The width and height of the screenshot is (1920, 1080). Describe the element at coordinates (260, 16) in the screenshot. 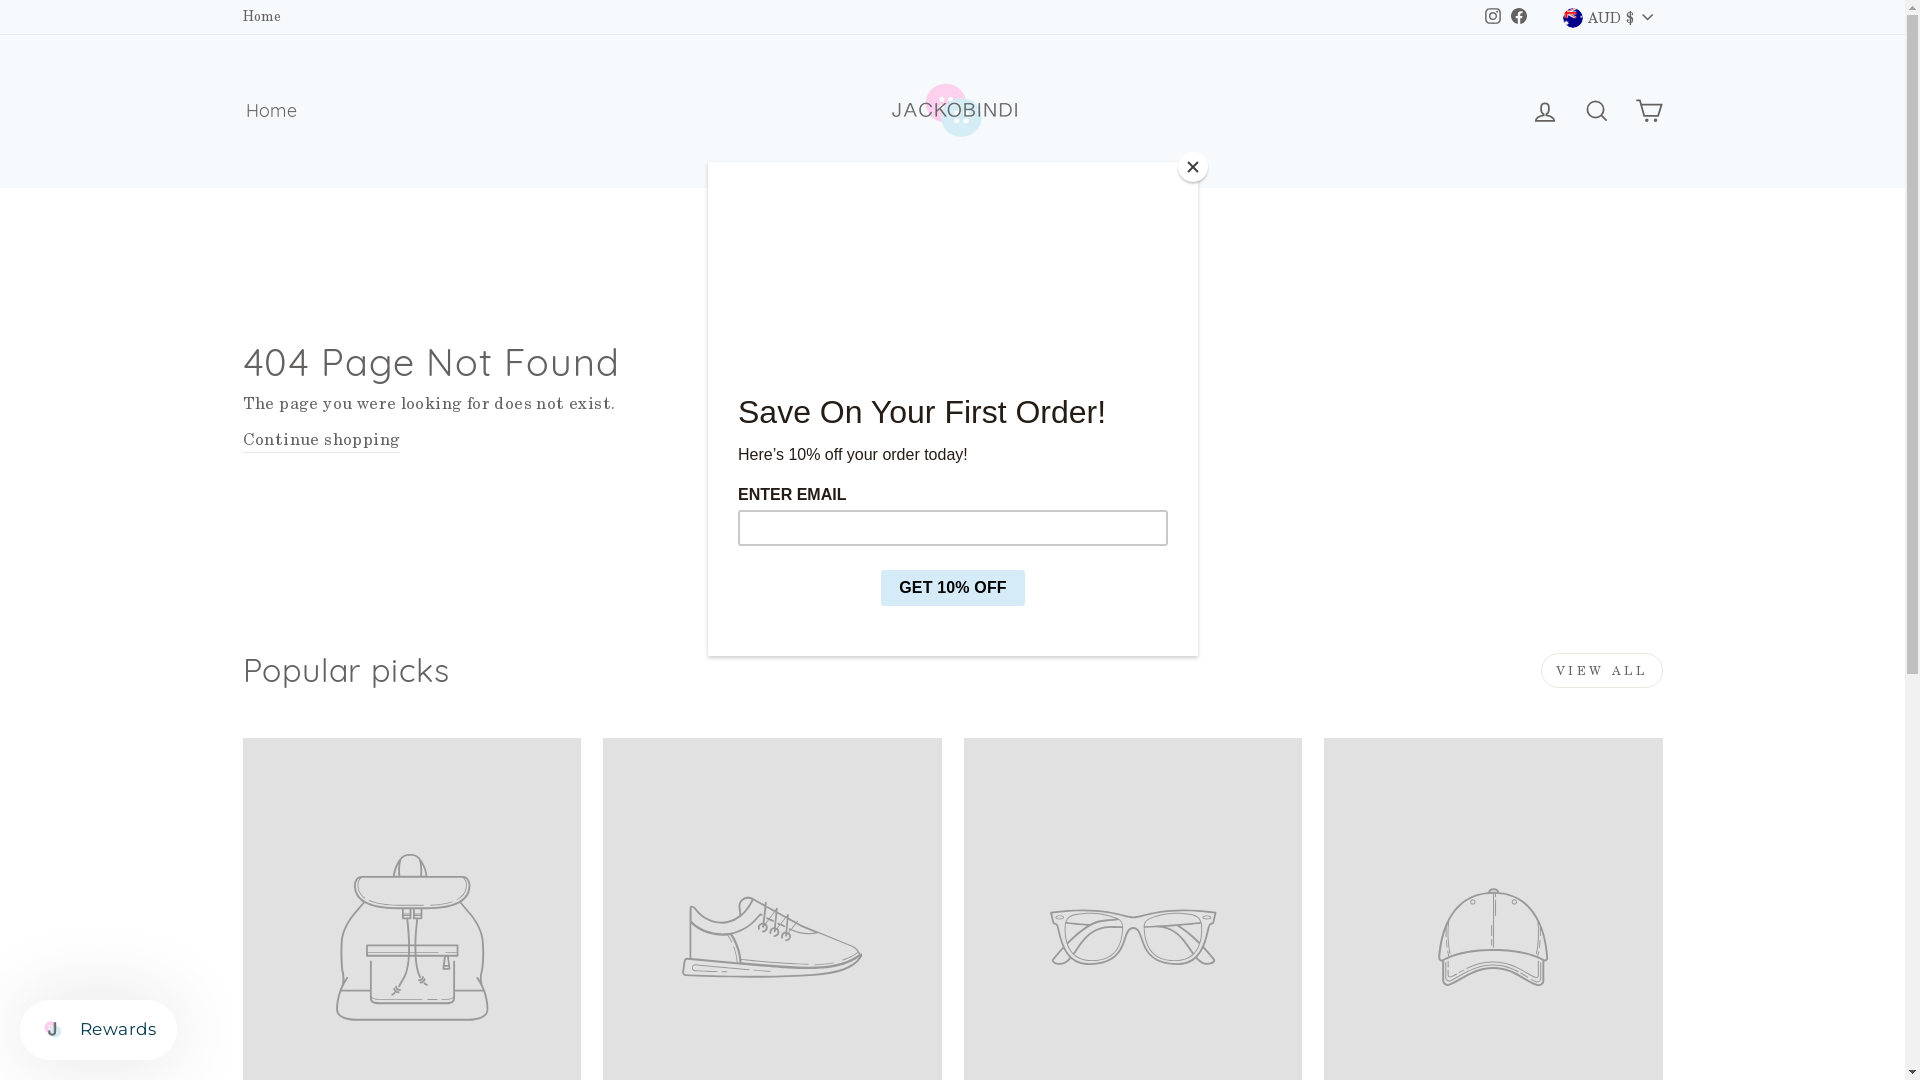

I see `'Home'` at that location.